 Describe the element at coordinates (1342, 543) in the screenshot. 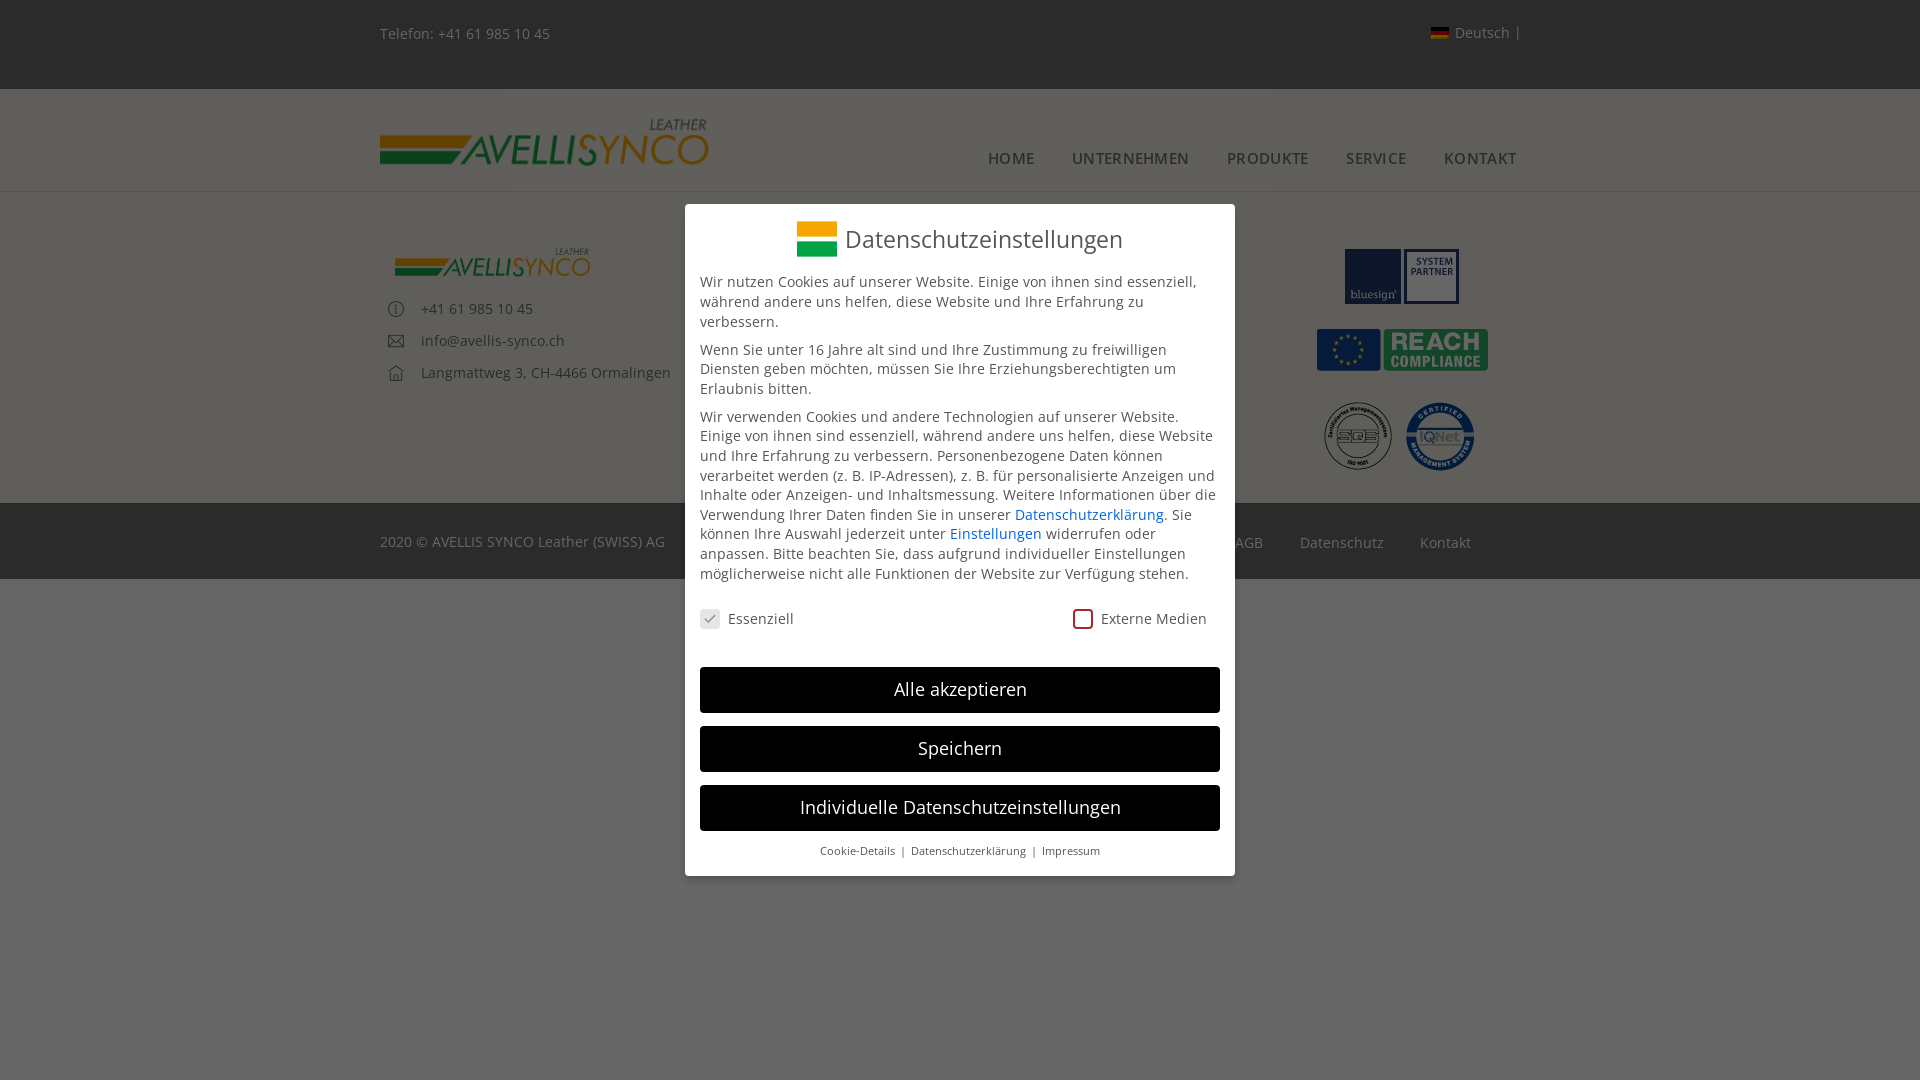

I see `'Datenschutz'` at that location.